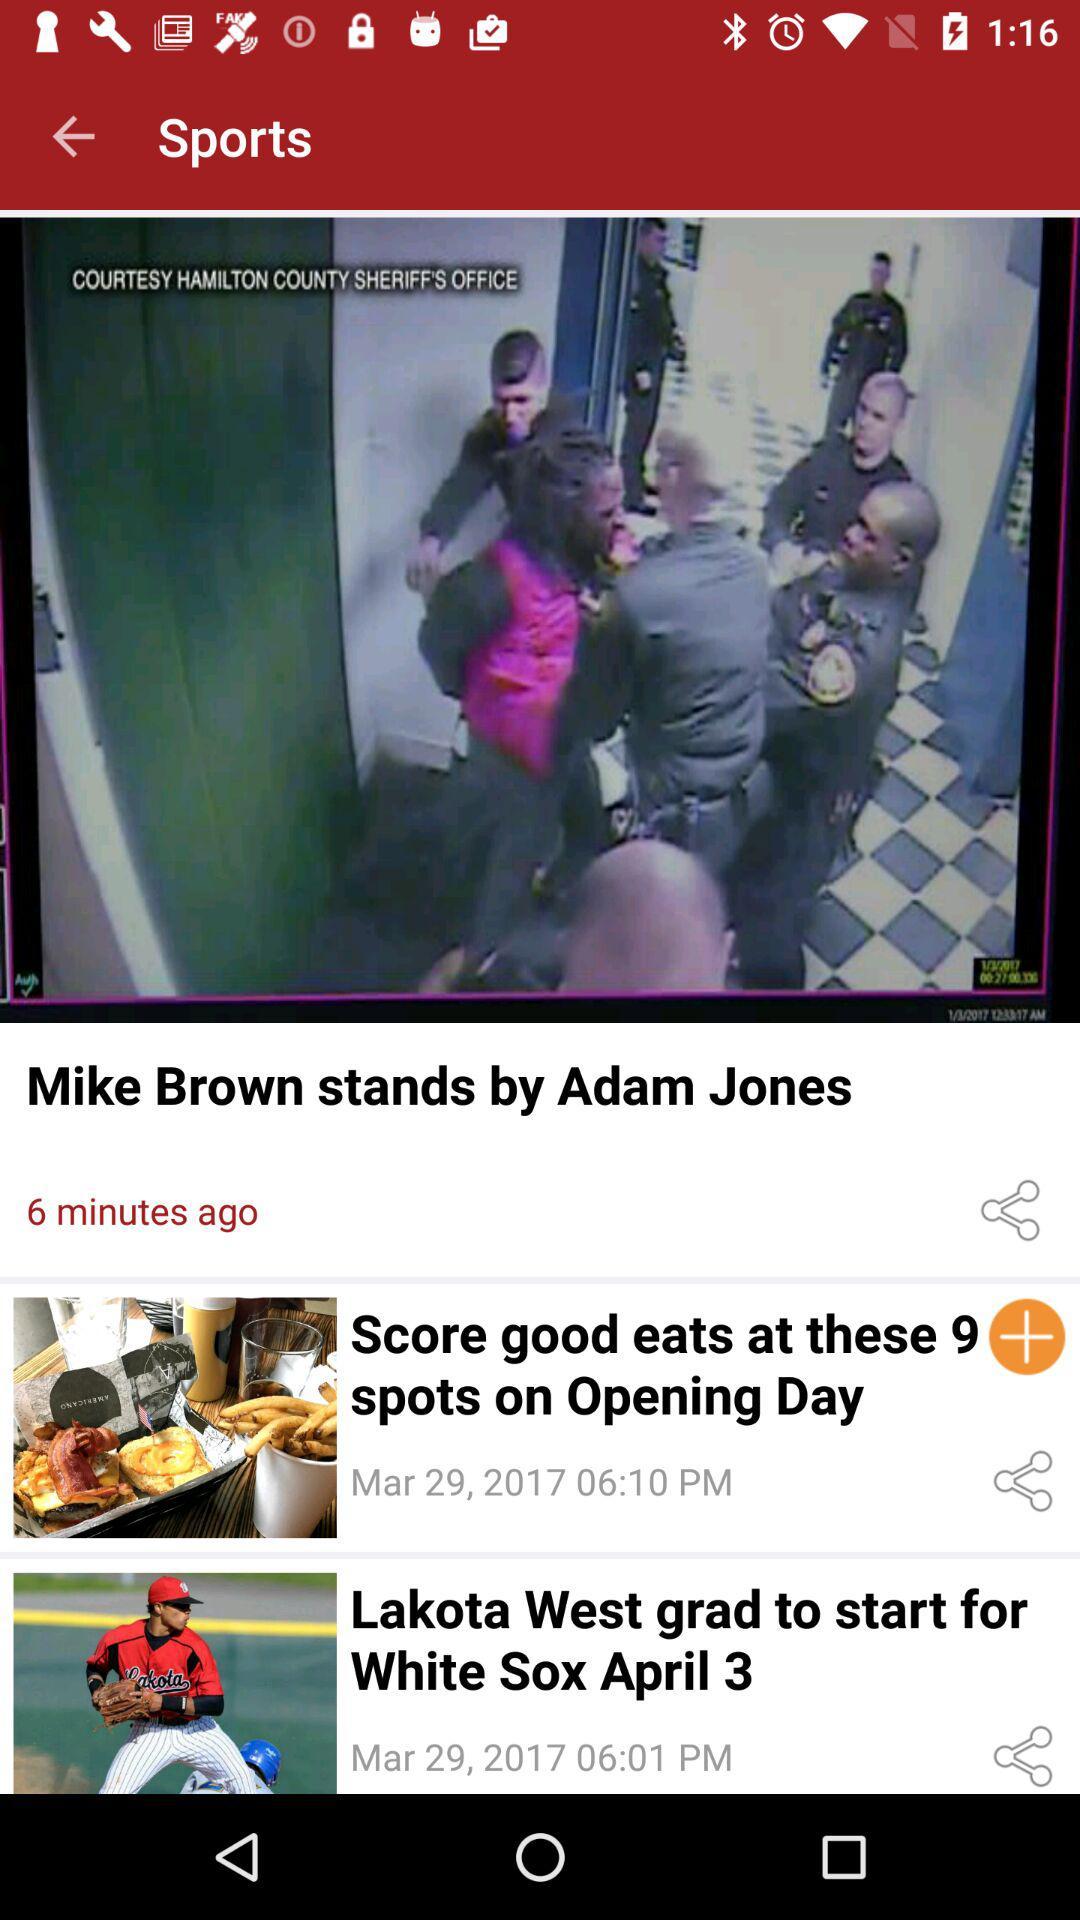 The height and width of the screenshot is (1920, 1080). I want to click on share, so click(1027, 1481).